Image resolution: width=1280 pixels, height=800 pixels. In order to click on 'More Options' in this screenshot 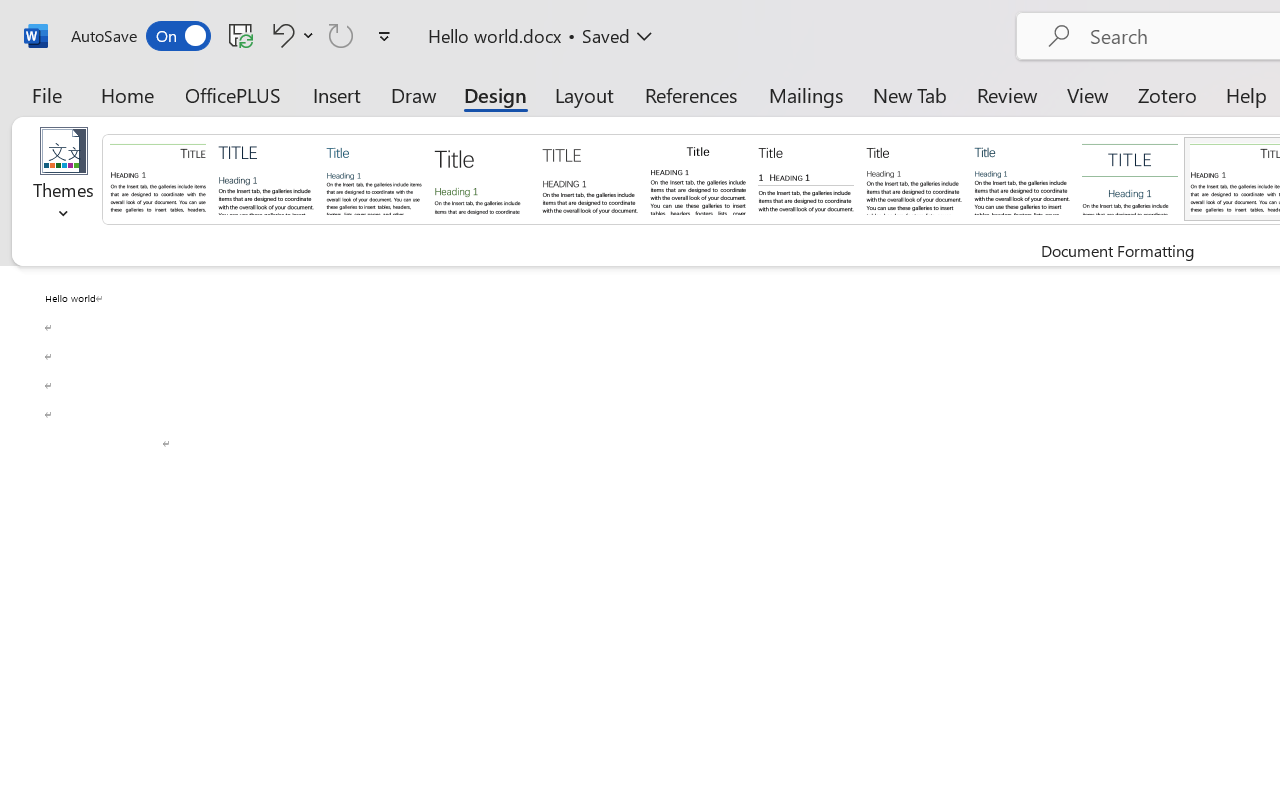, I will do `click(308, 34)`.